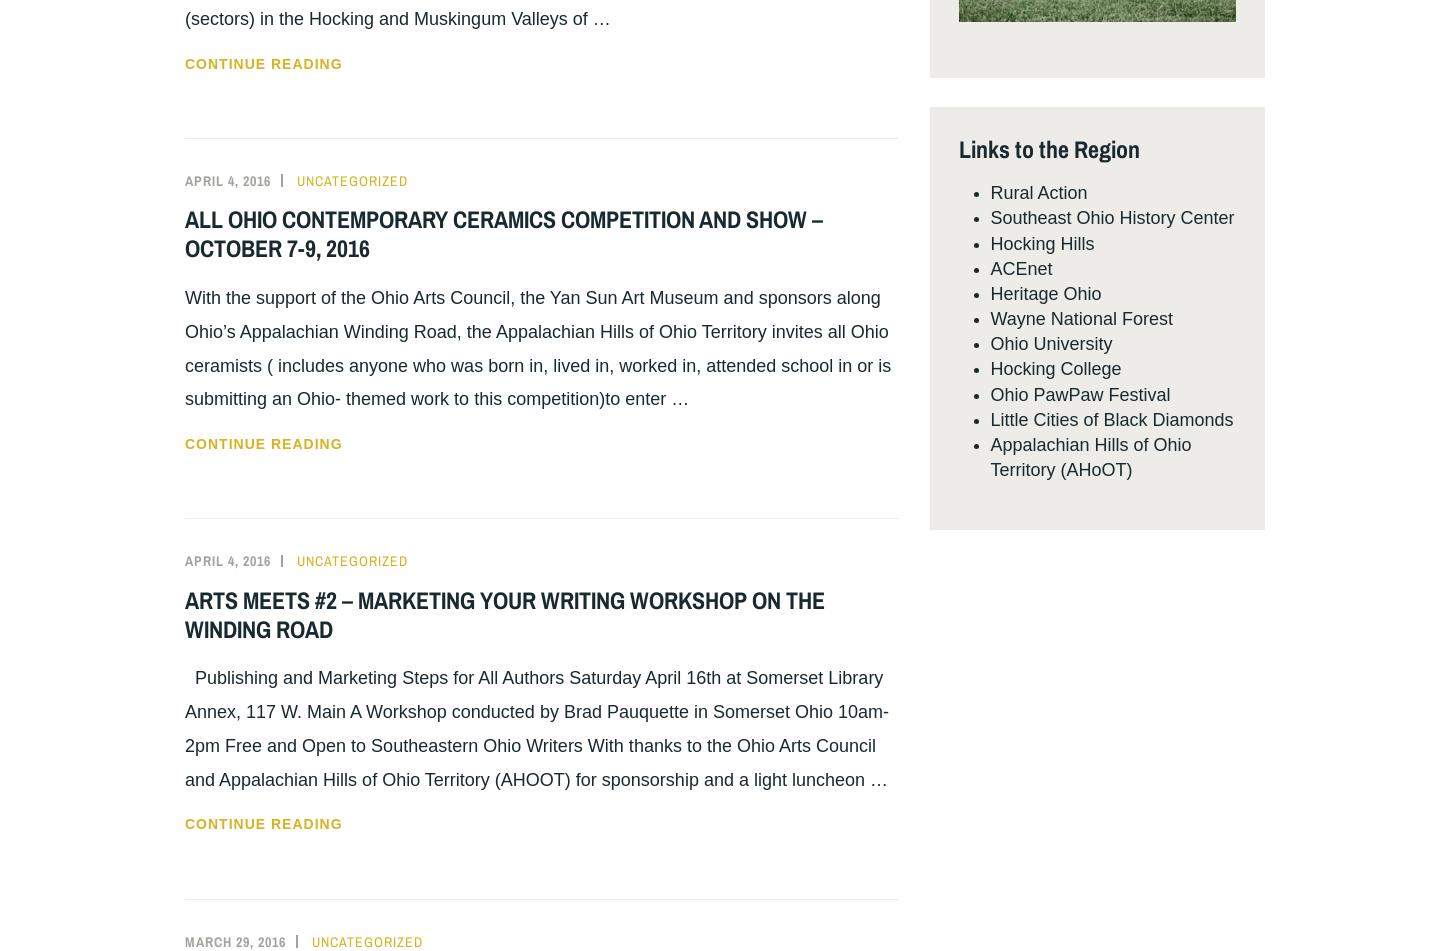 The image size is (1450, 951). I want to click on 'Links to the Region', so click(1049, 147).